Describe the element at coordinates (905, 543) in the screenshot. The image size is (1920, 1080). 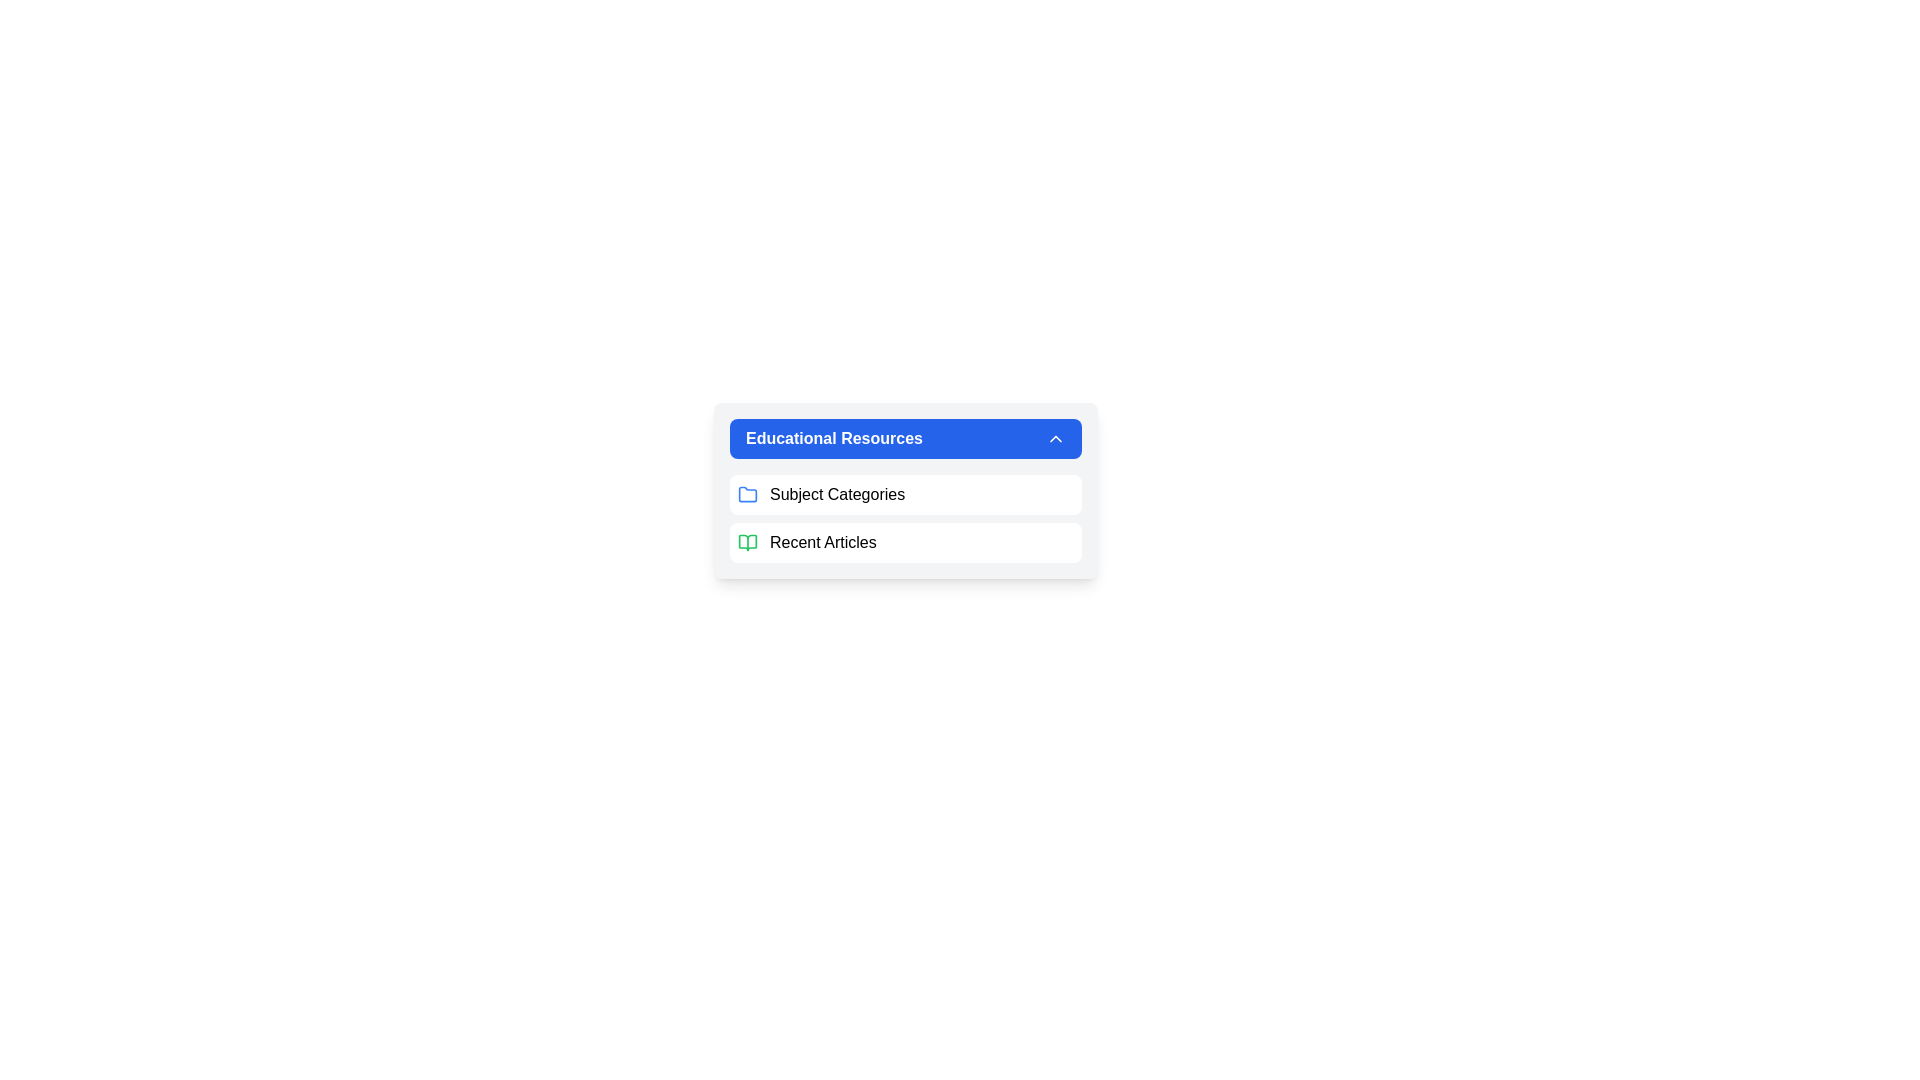
I see `the second clickable list item or button under 'Educational Resources'` at that location.